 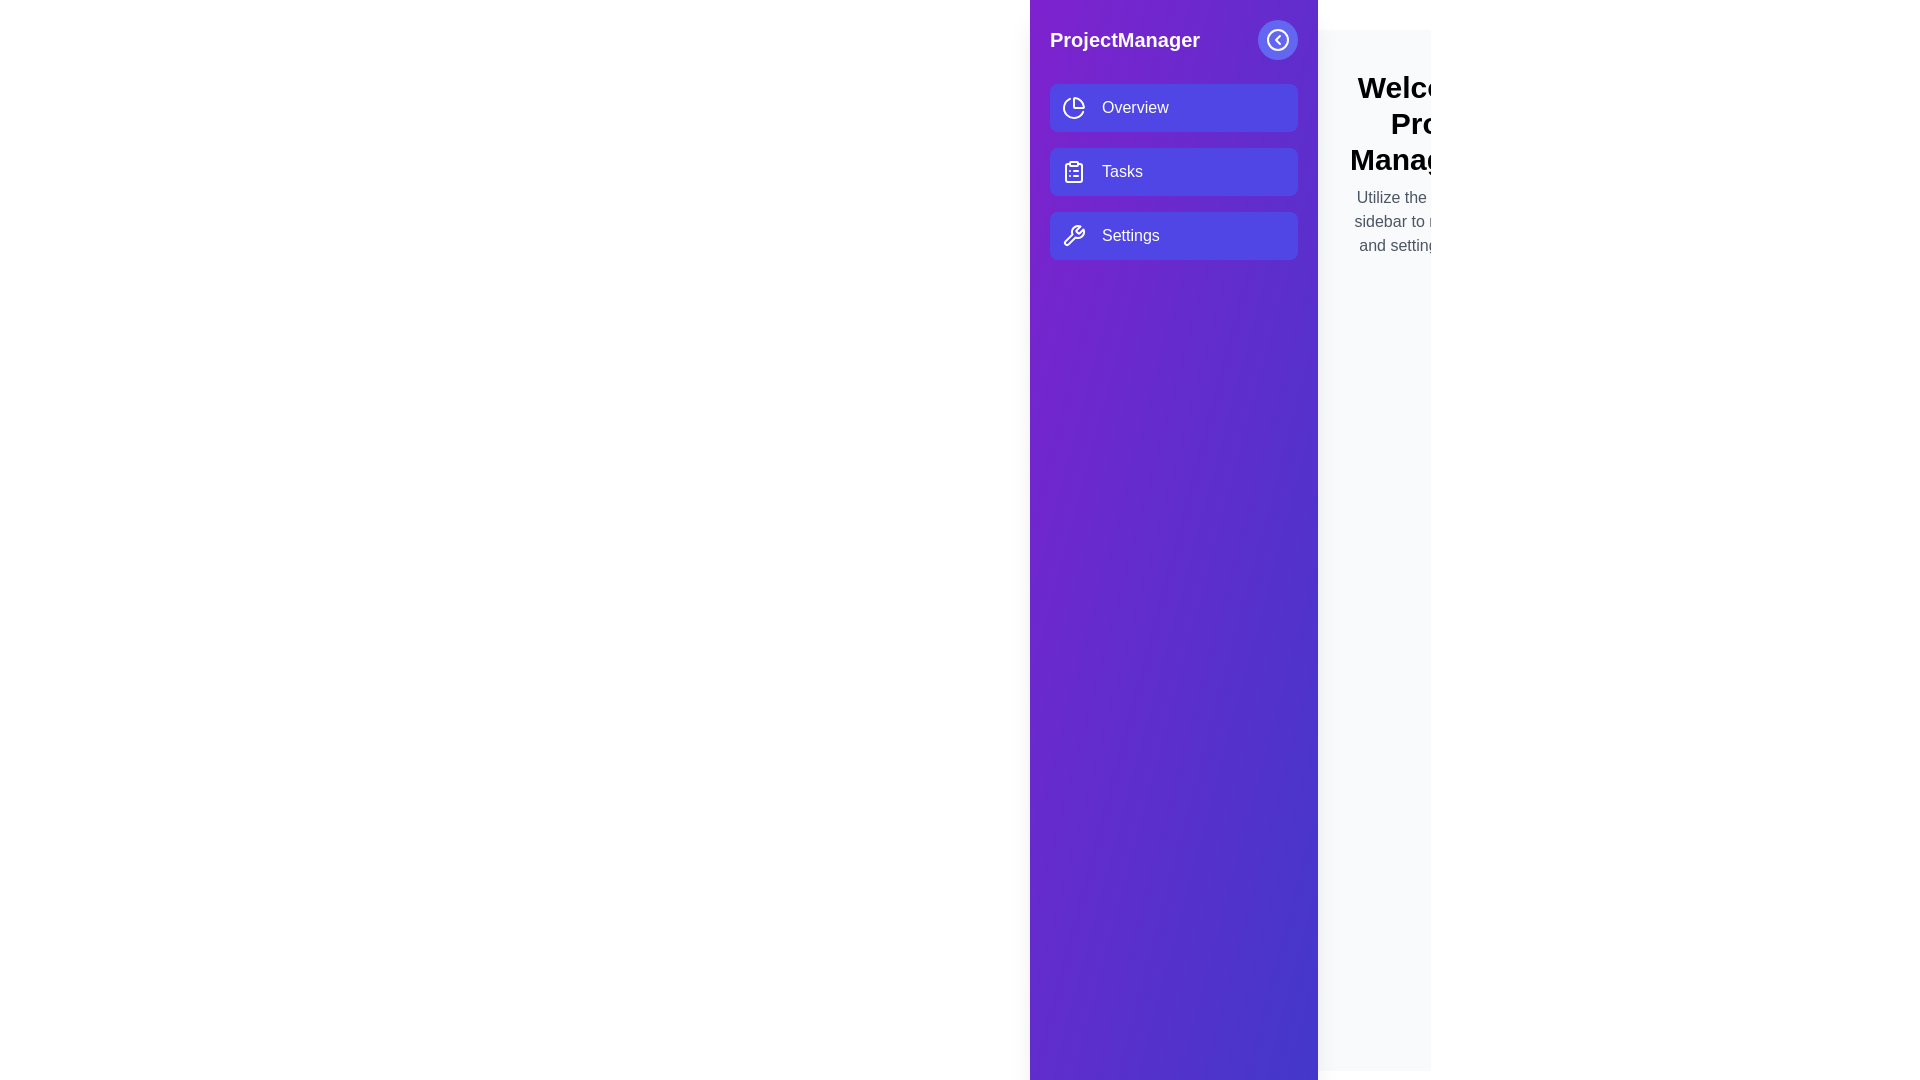 I want to click on the menu item Overview in the drawer, so click(x=1174, y=108).